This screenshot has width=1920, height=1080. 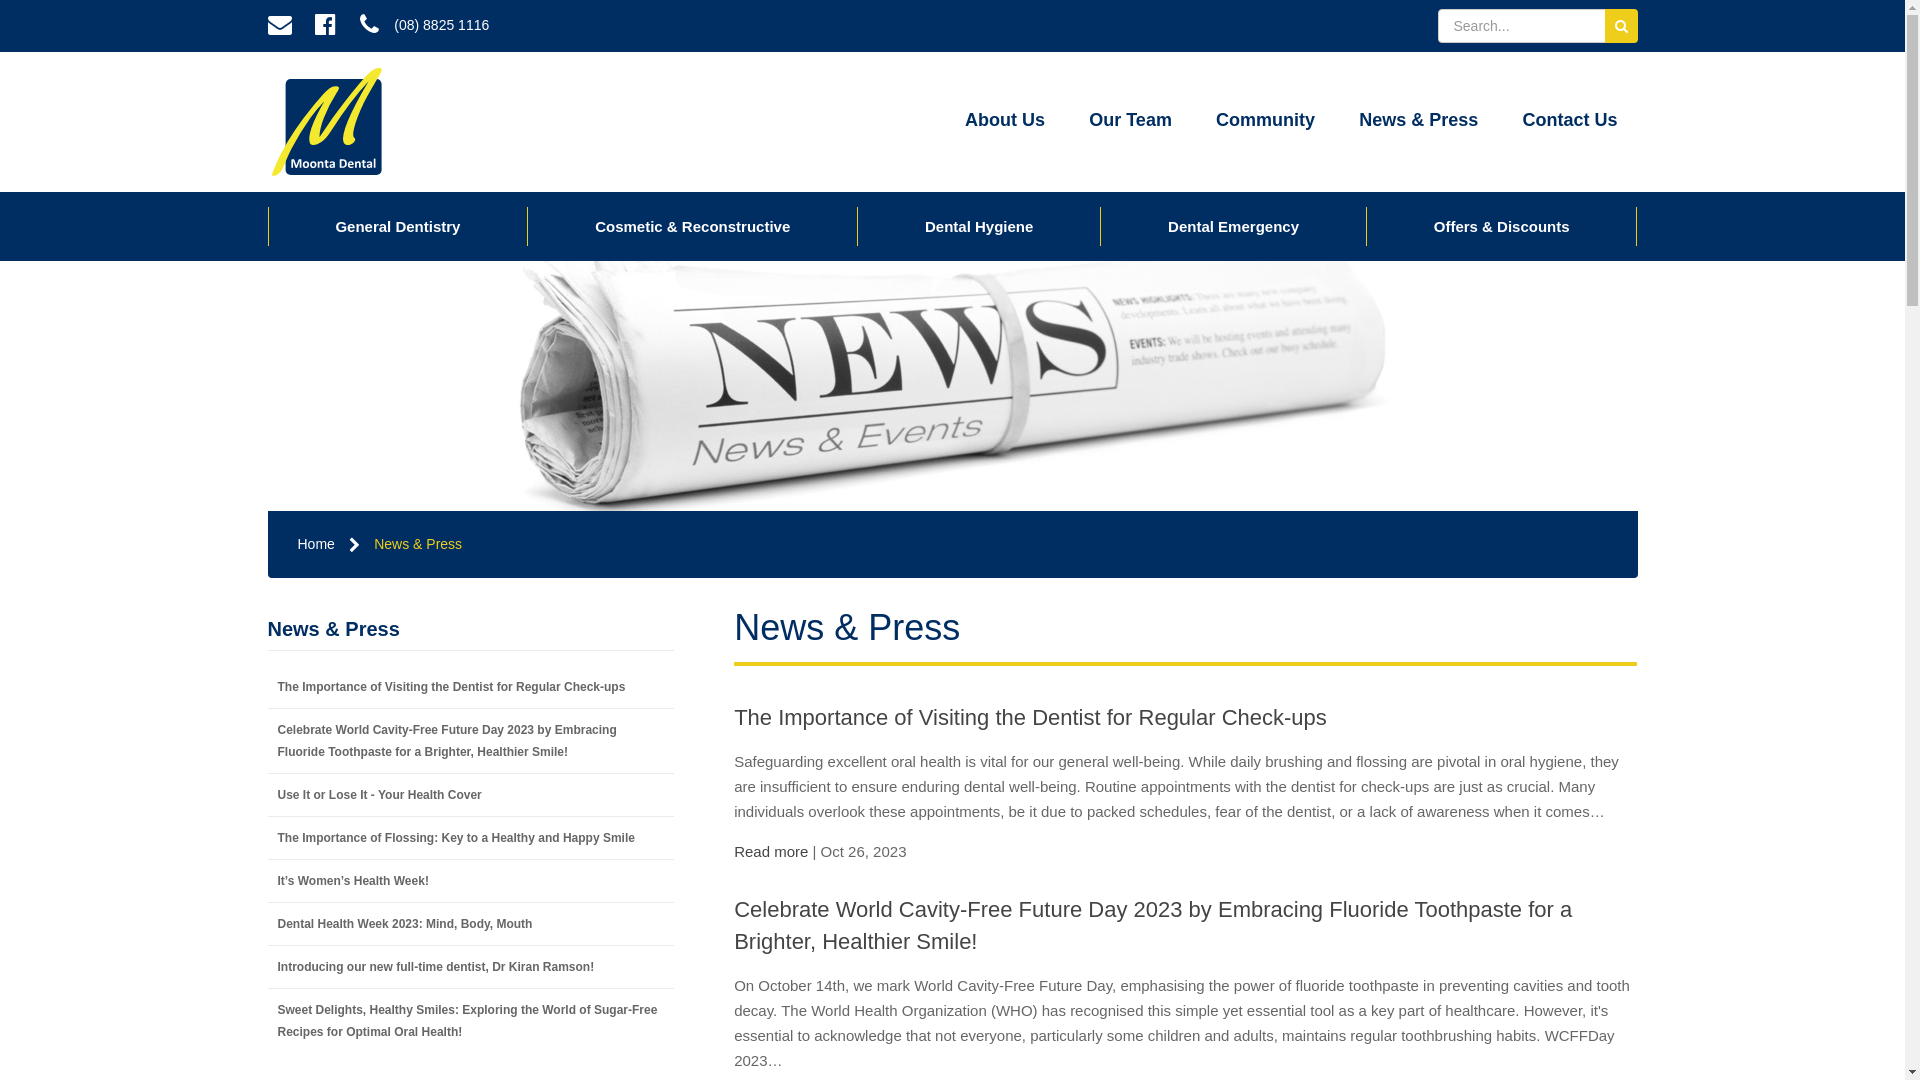 What do you see at coordinates (470, 837) in the screenshot?
I see `'The Importance of Flossing: Key to a Healthy and Happy Smile'` at bounding box center [470, 837].